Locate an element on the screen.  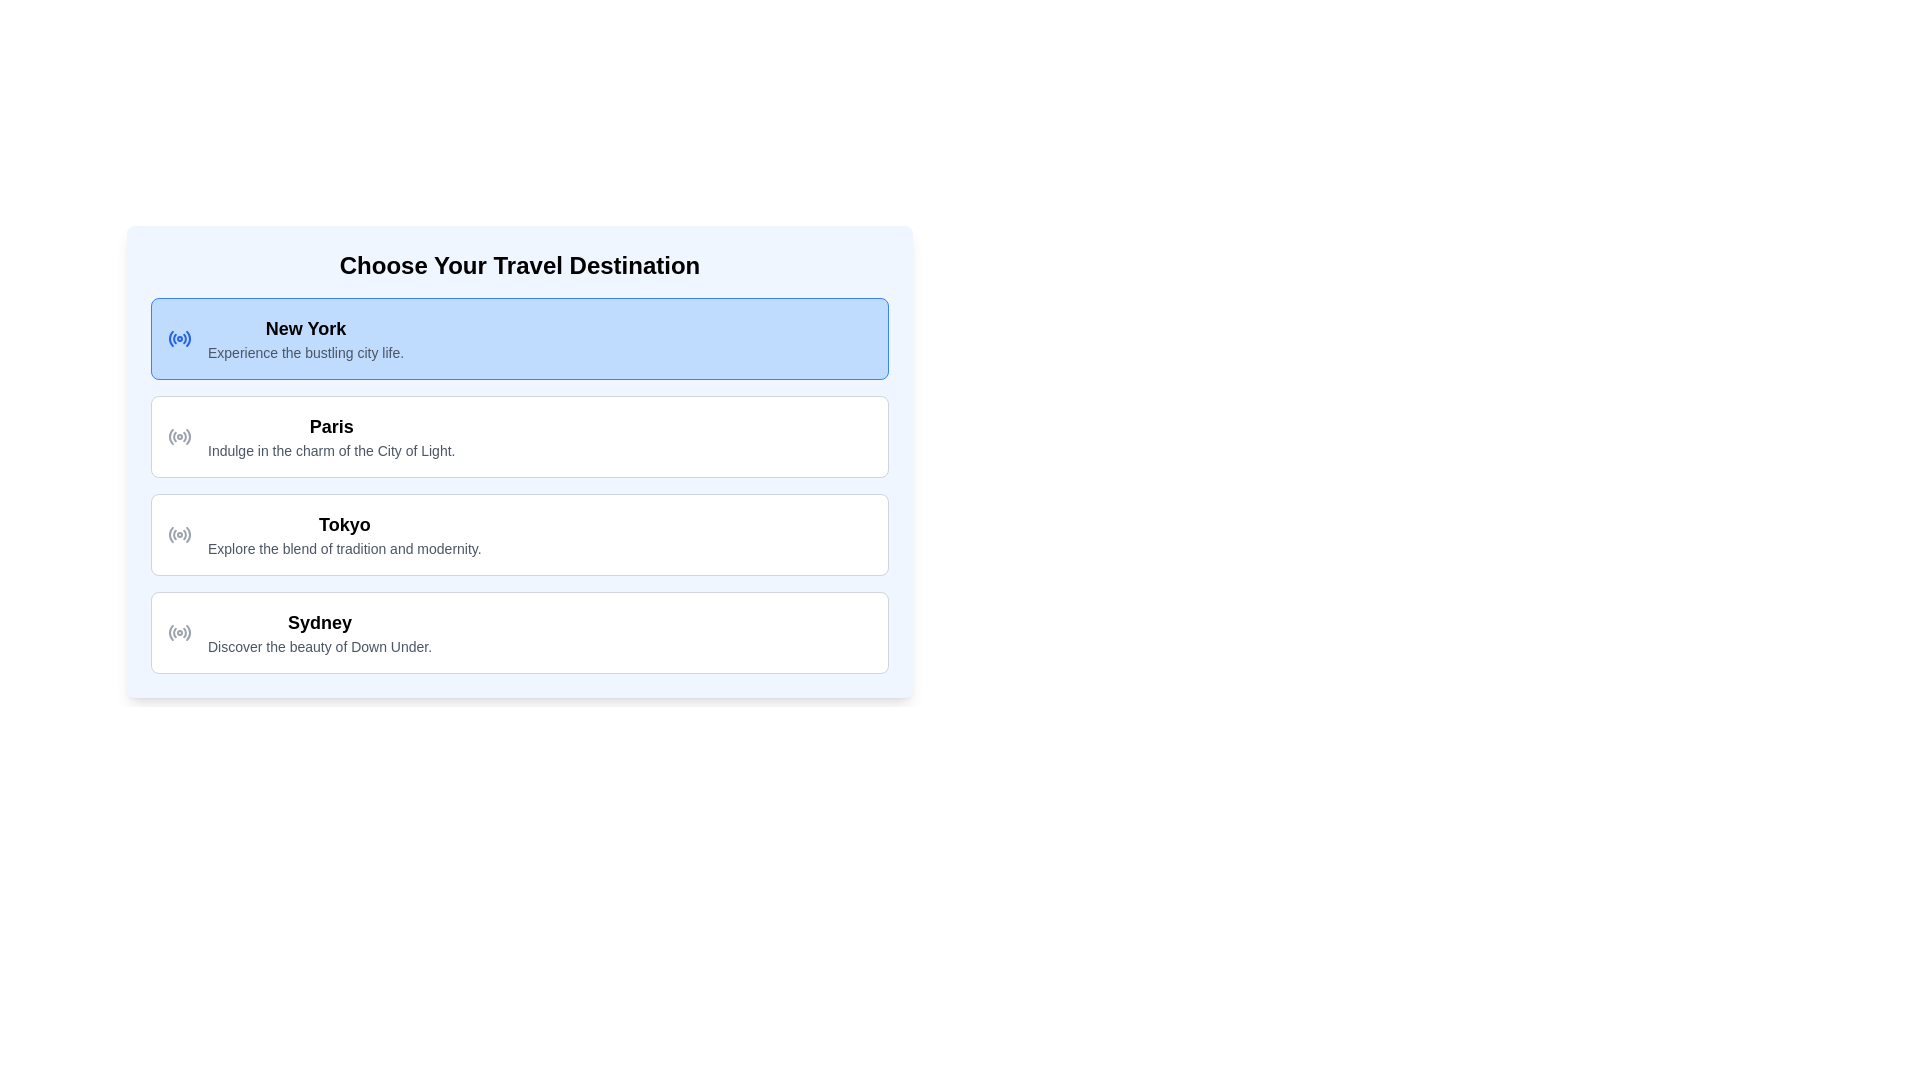
descriptive subtitle or tag line located directly below the 'Tokyo' heading in the travel destinations list, which is the second part of the second item is located at coordinates (344, 548).